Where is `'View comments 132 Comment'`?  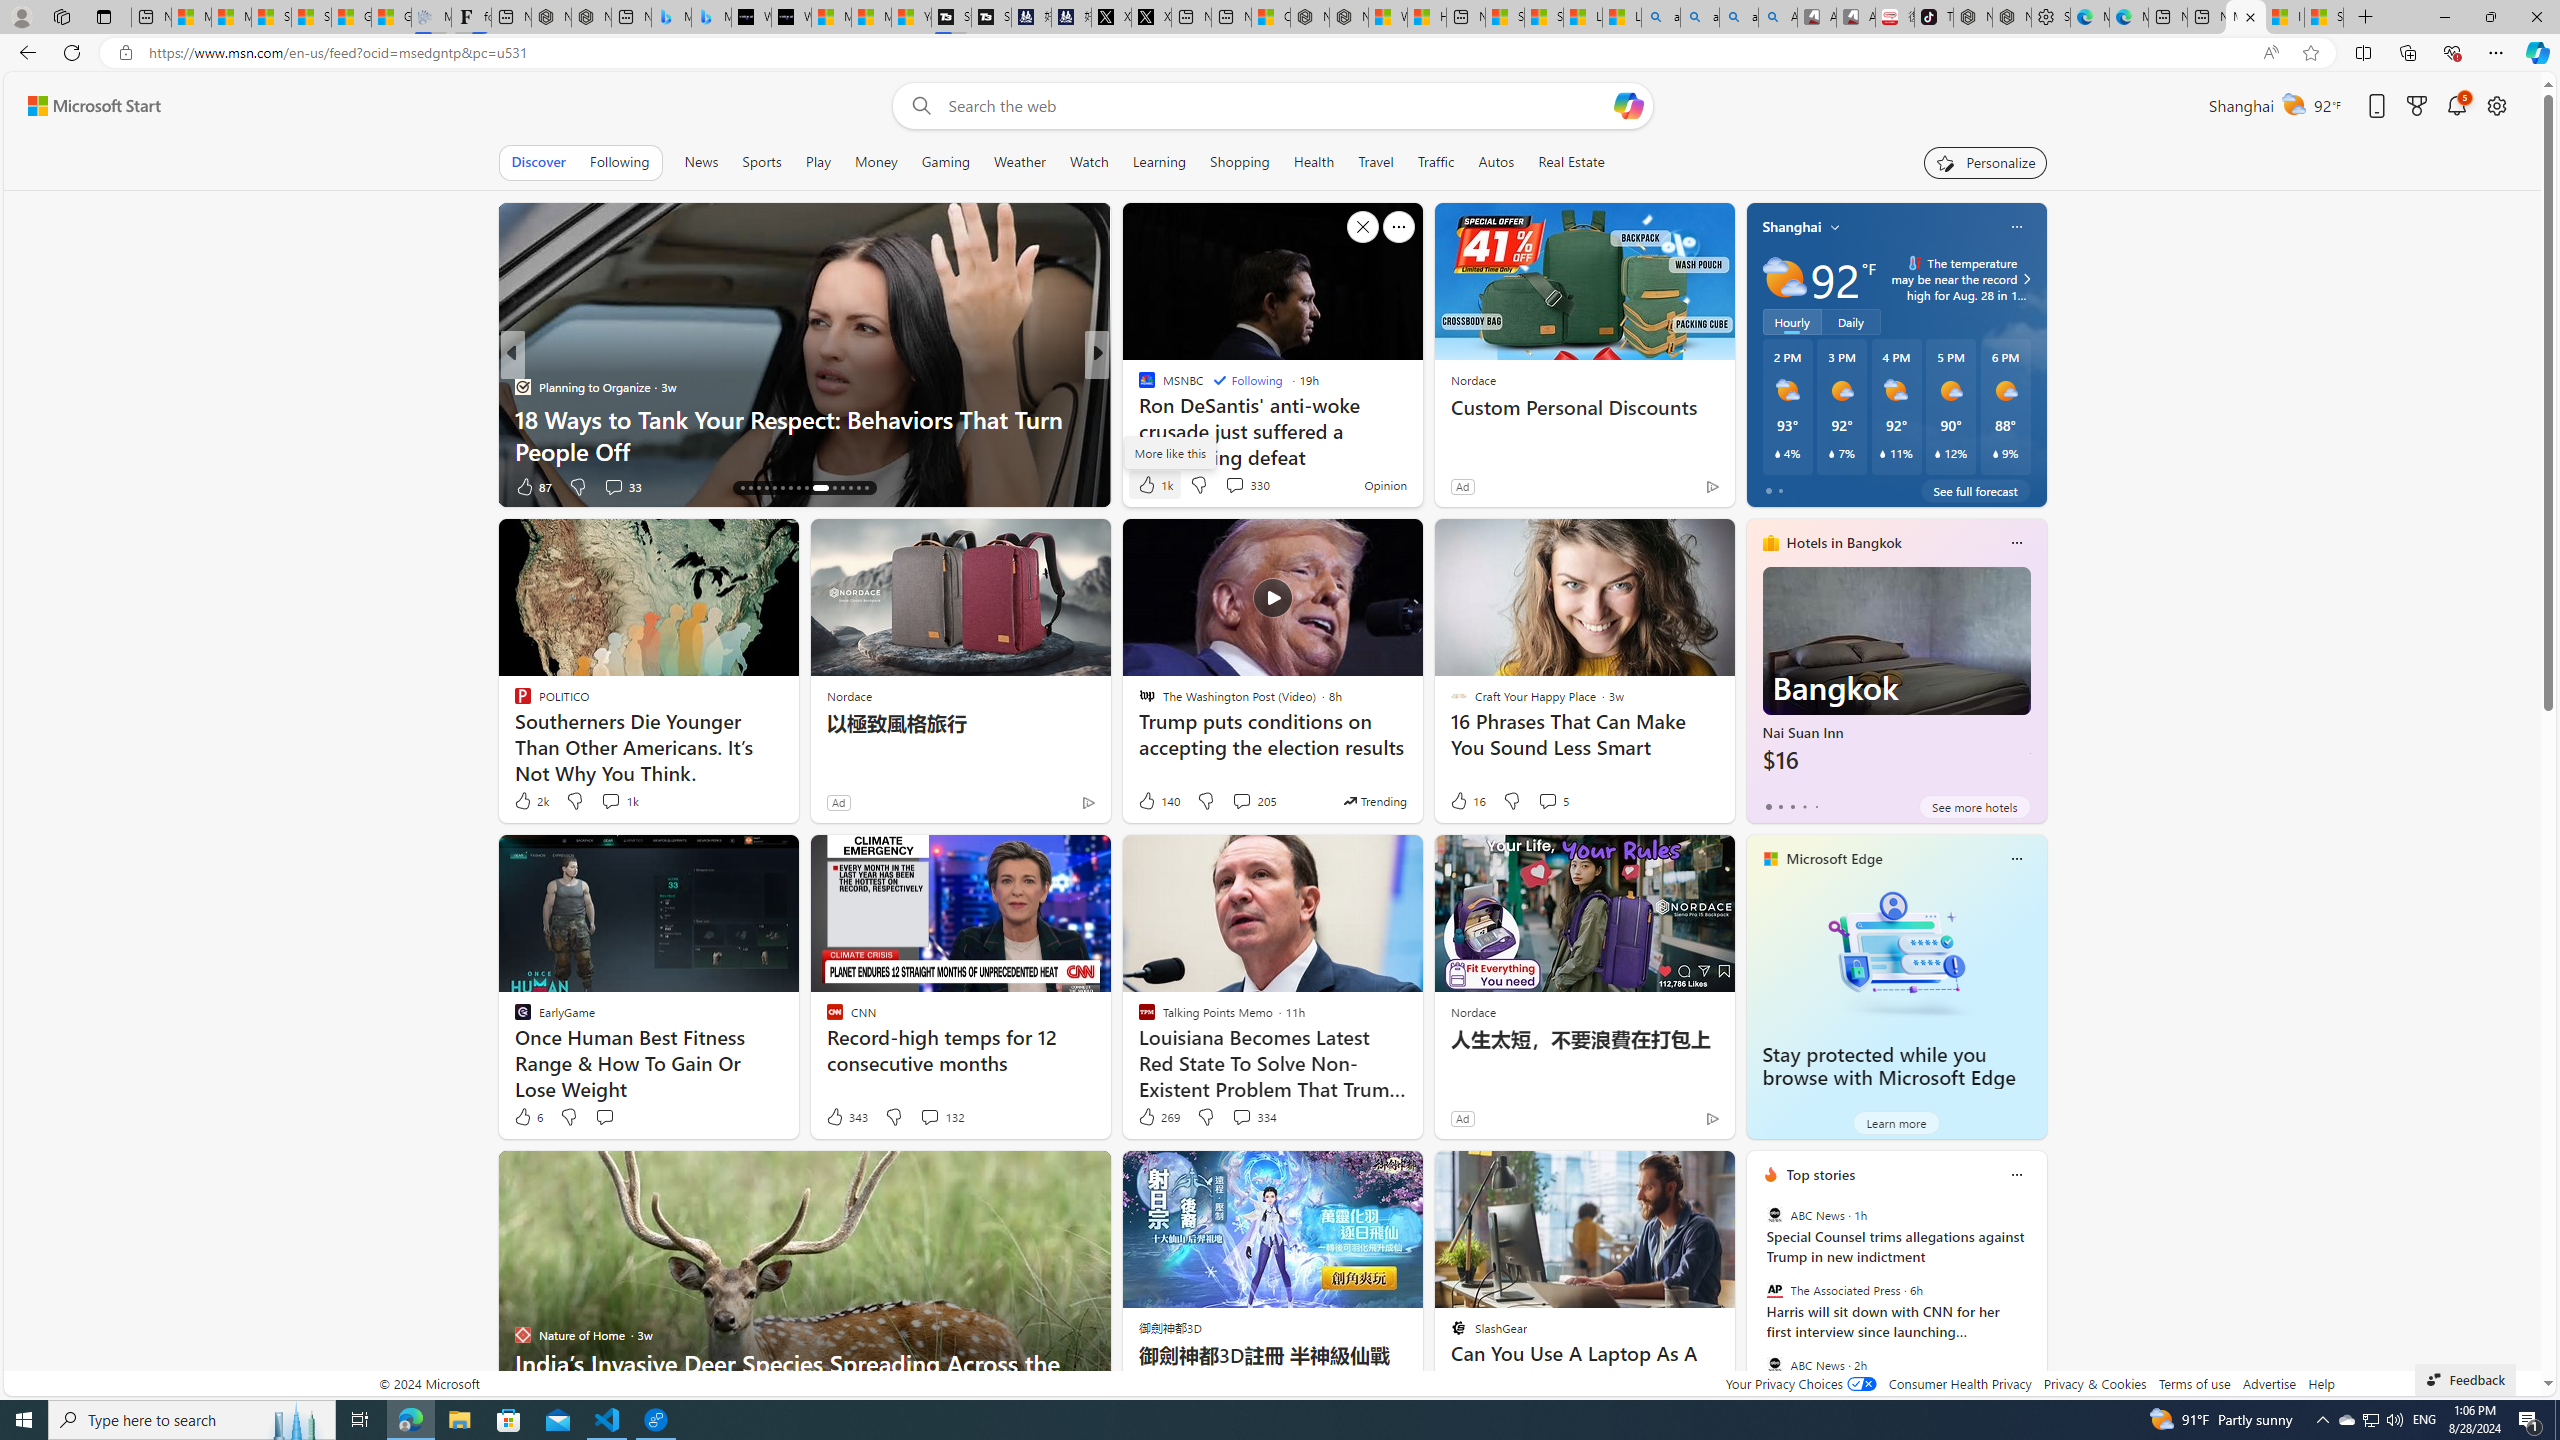 'View comments 132 Comment' is located at coordinates (929, 1117).